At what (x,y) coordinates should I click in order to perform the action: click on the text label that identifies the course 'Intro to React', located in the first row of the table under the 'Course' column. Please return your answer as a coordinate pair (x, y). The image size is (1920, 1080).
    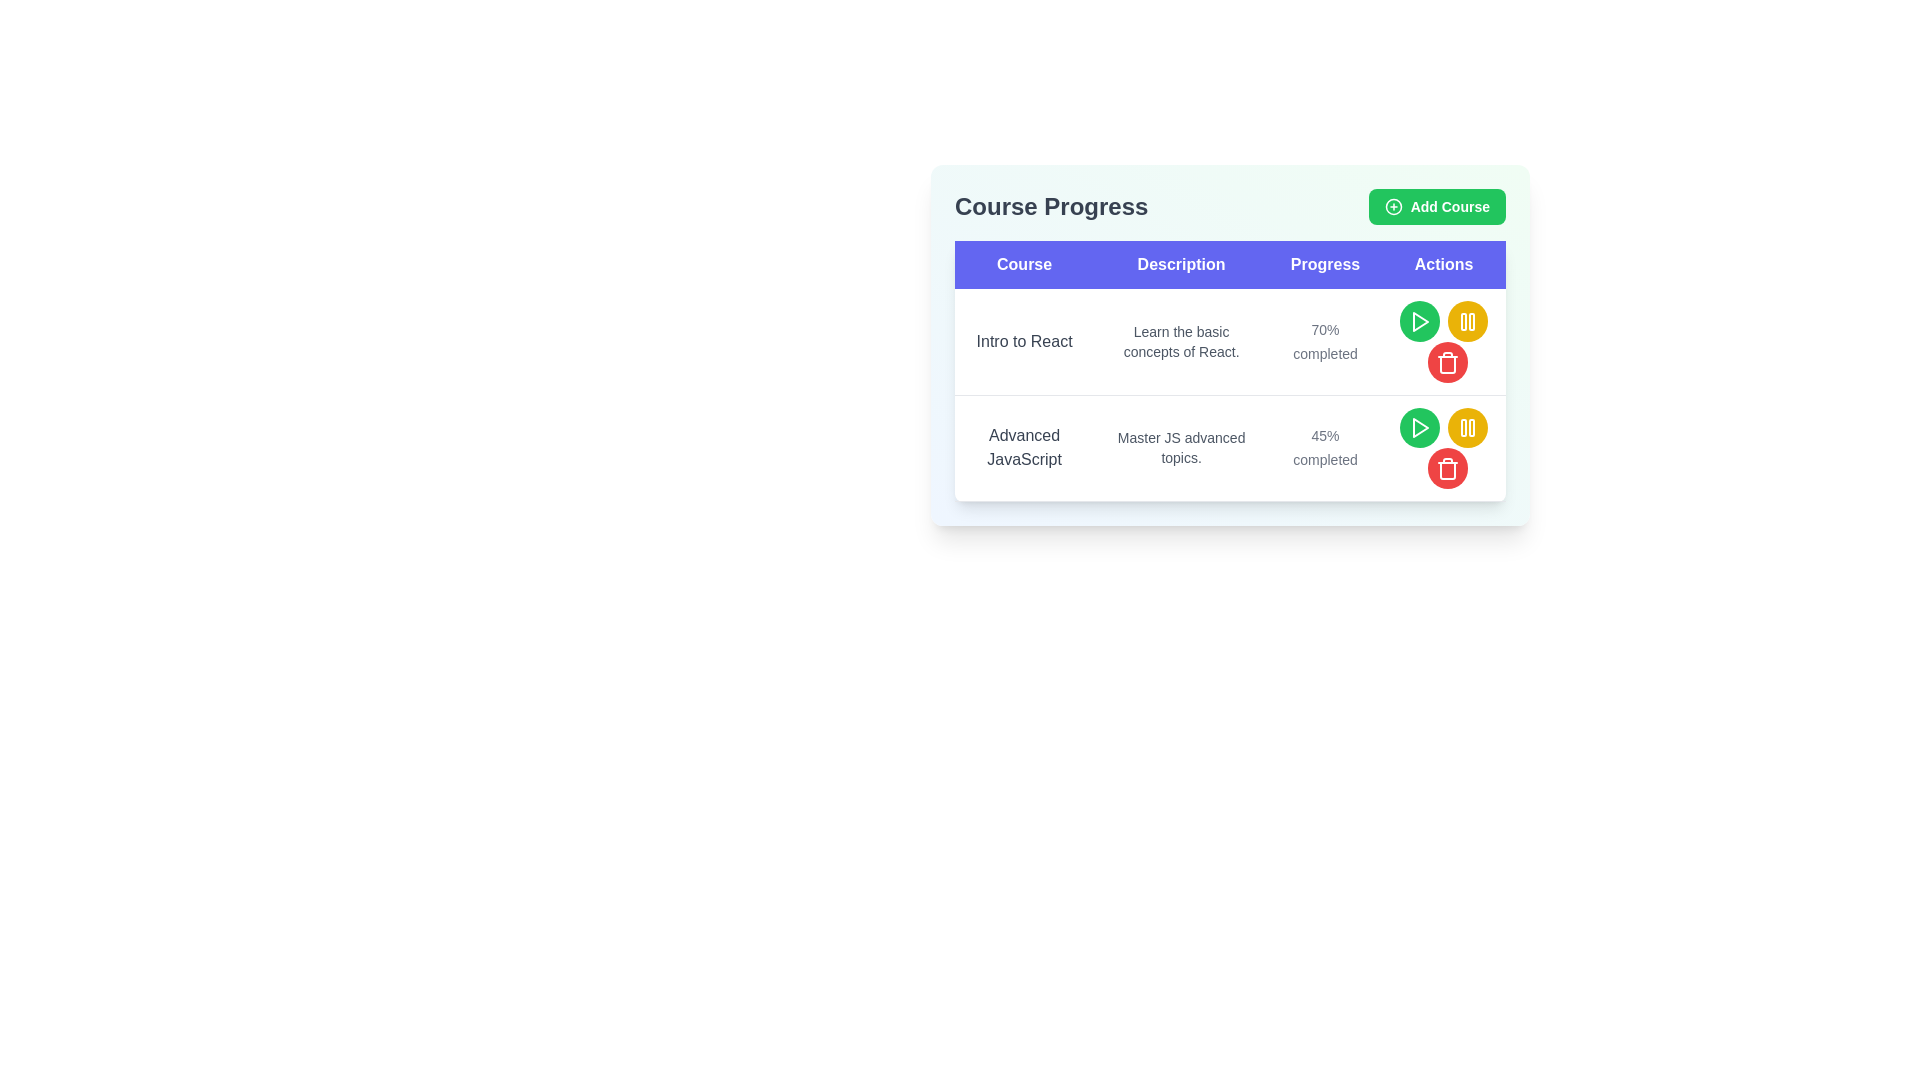
    Looking at the image, I should click on (1024, 341).